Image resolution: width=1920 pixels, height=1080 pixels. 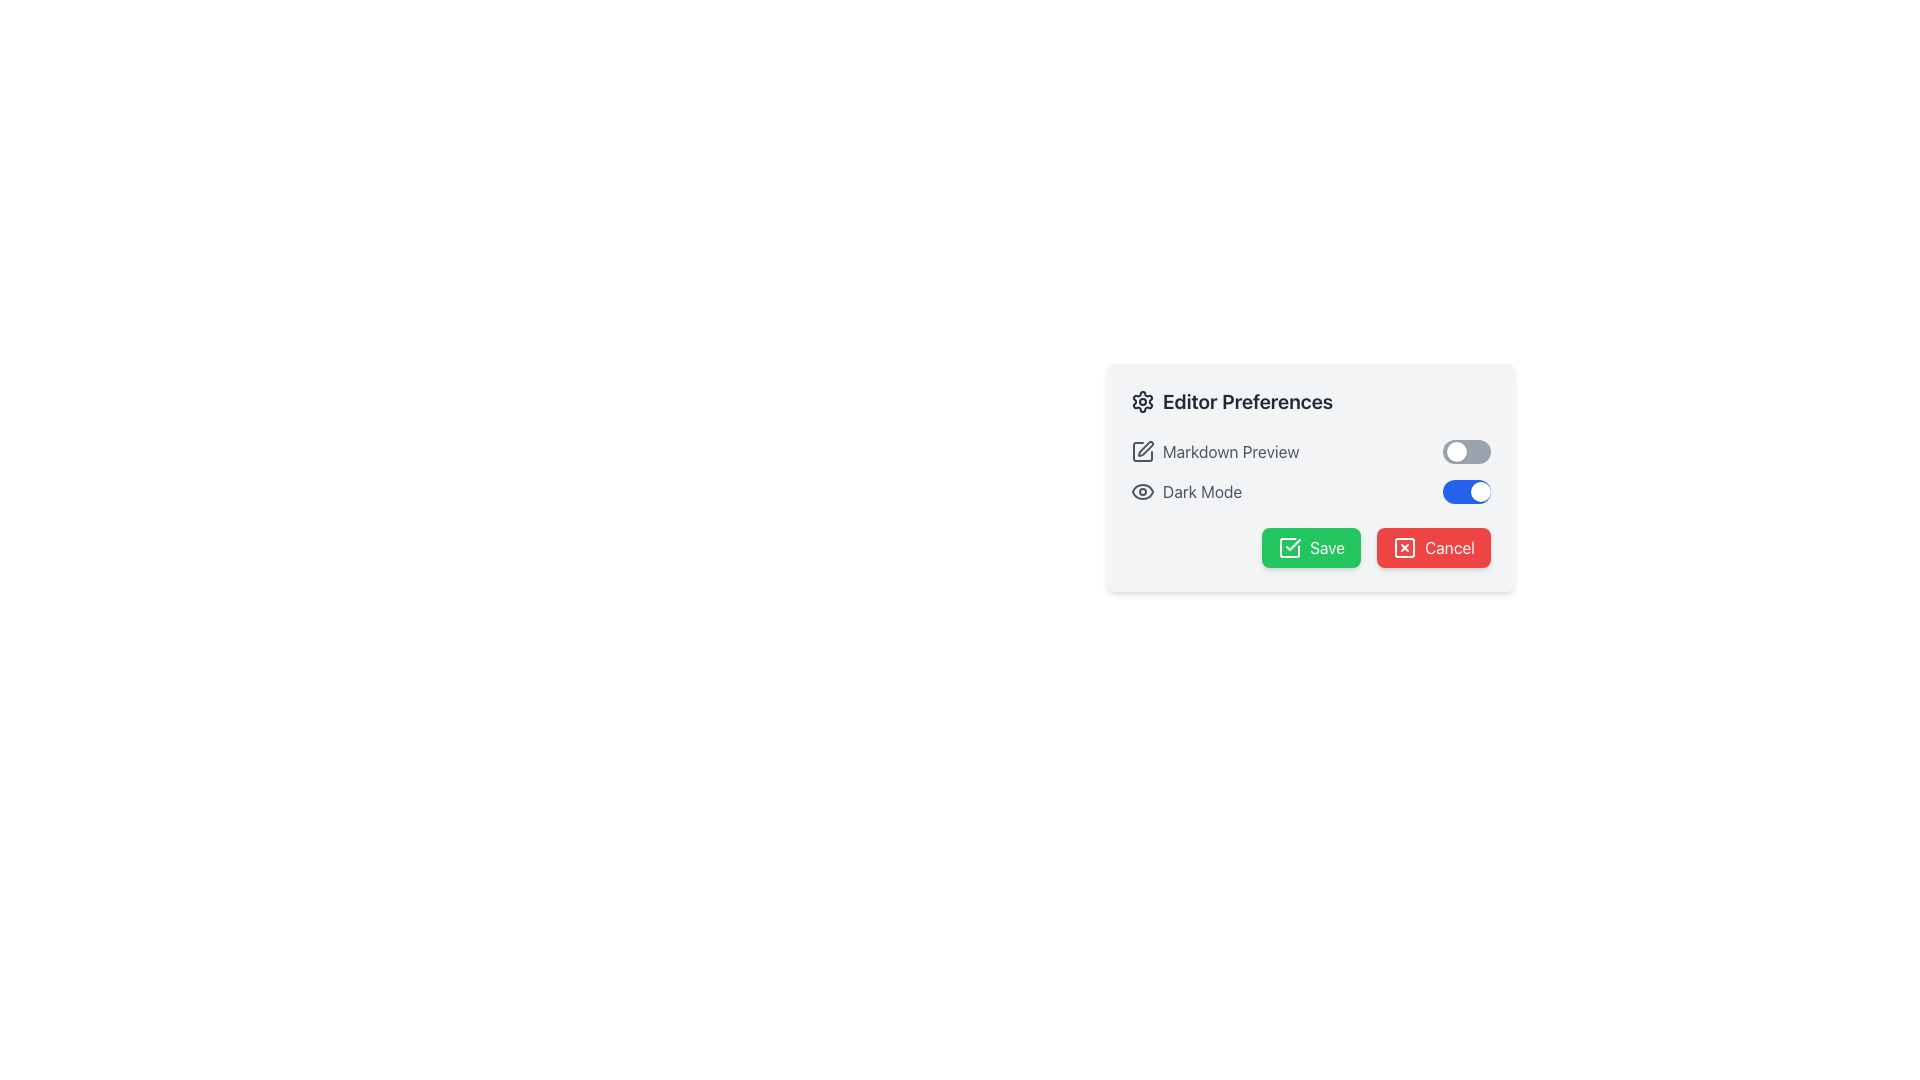 What do you see at coordinates (1231, 401) in the screenshot?
I see `the 'Editor Preferences' header located at the top-left corner of the modal interface` at bounding box center [1231, 401].